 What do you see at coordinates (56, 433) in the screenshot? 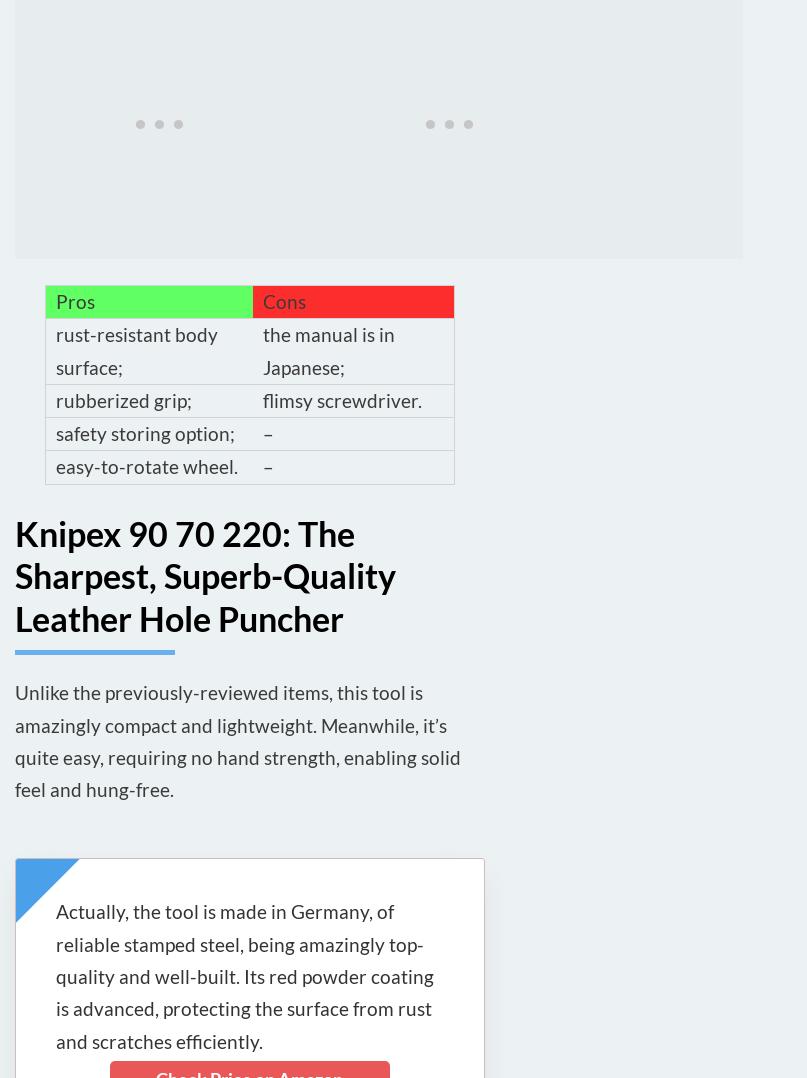
I see `'safety storing option;'` at bounding box center [56, 433].